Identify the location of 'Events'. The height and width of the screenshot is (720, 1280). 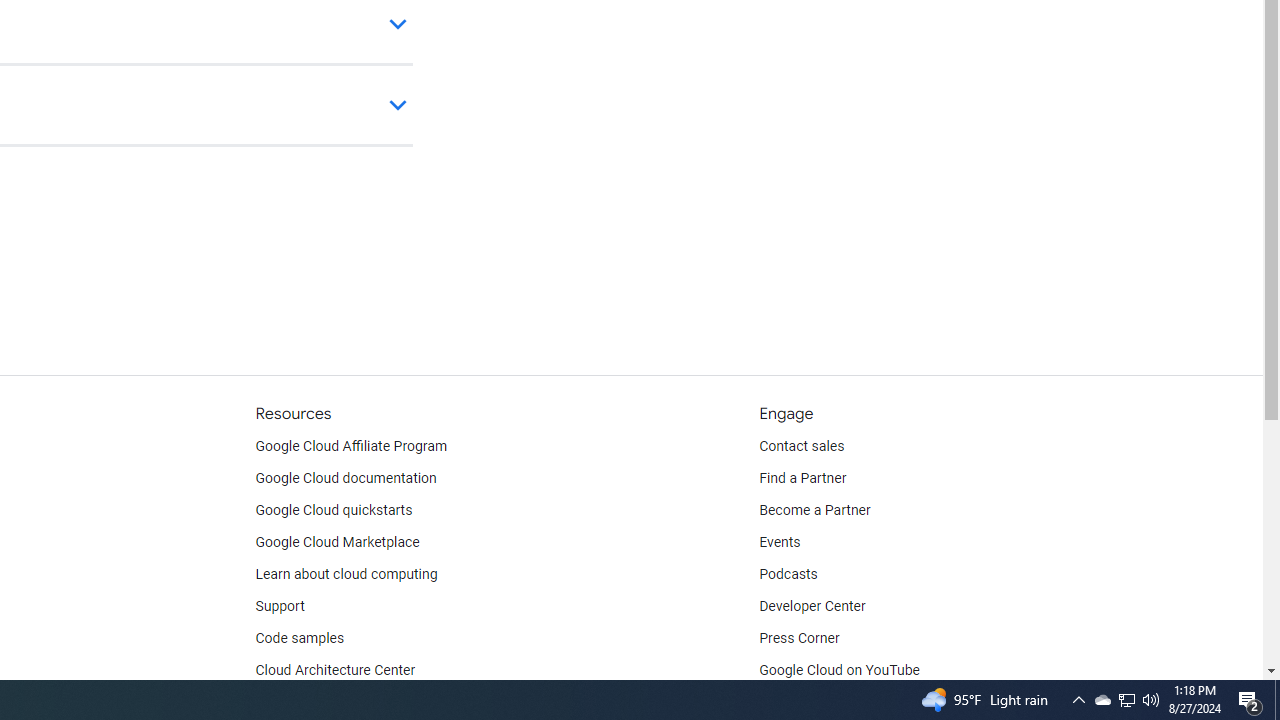
(779, 542).